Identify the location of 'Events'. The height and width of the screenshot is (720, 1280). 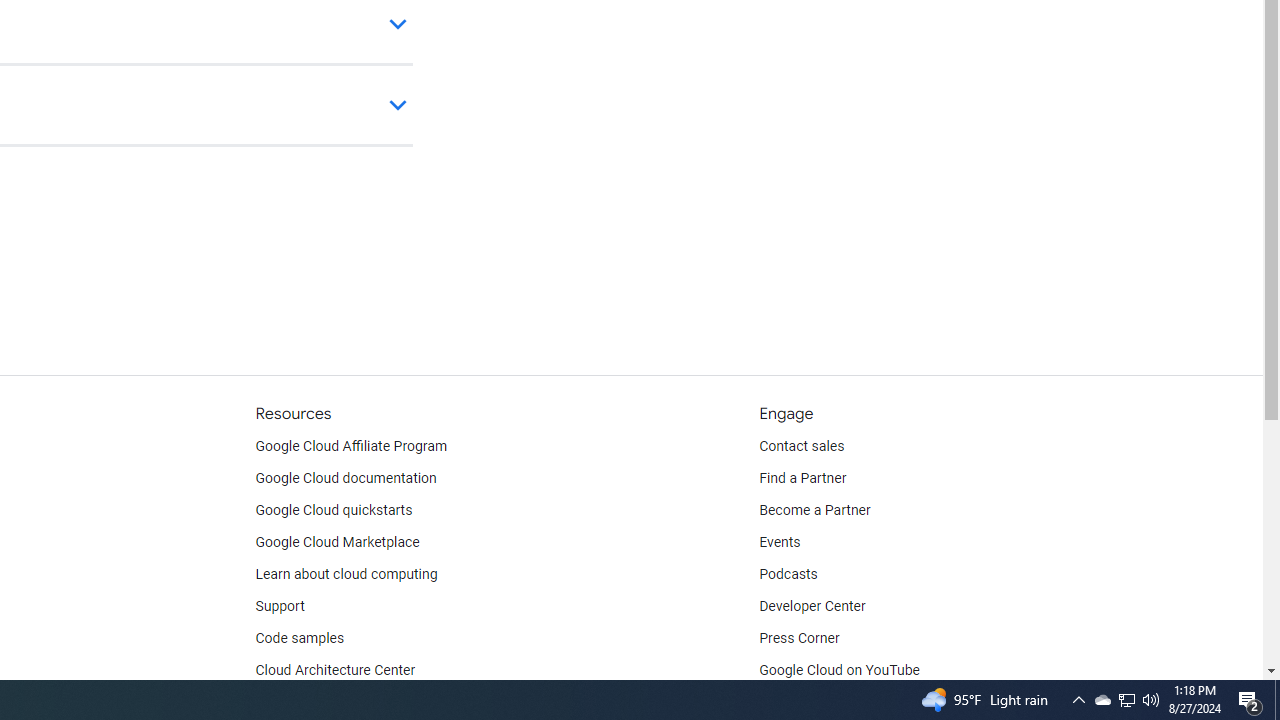
(779, 542).